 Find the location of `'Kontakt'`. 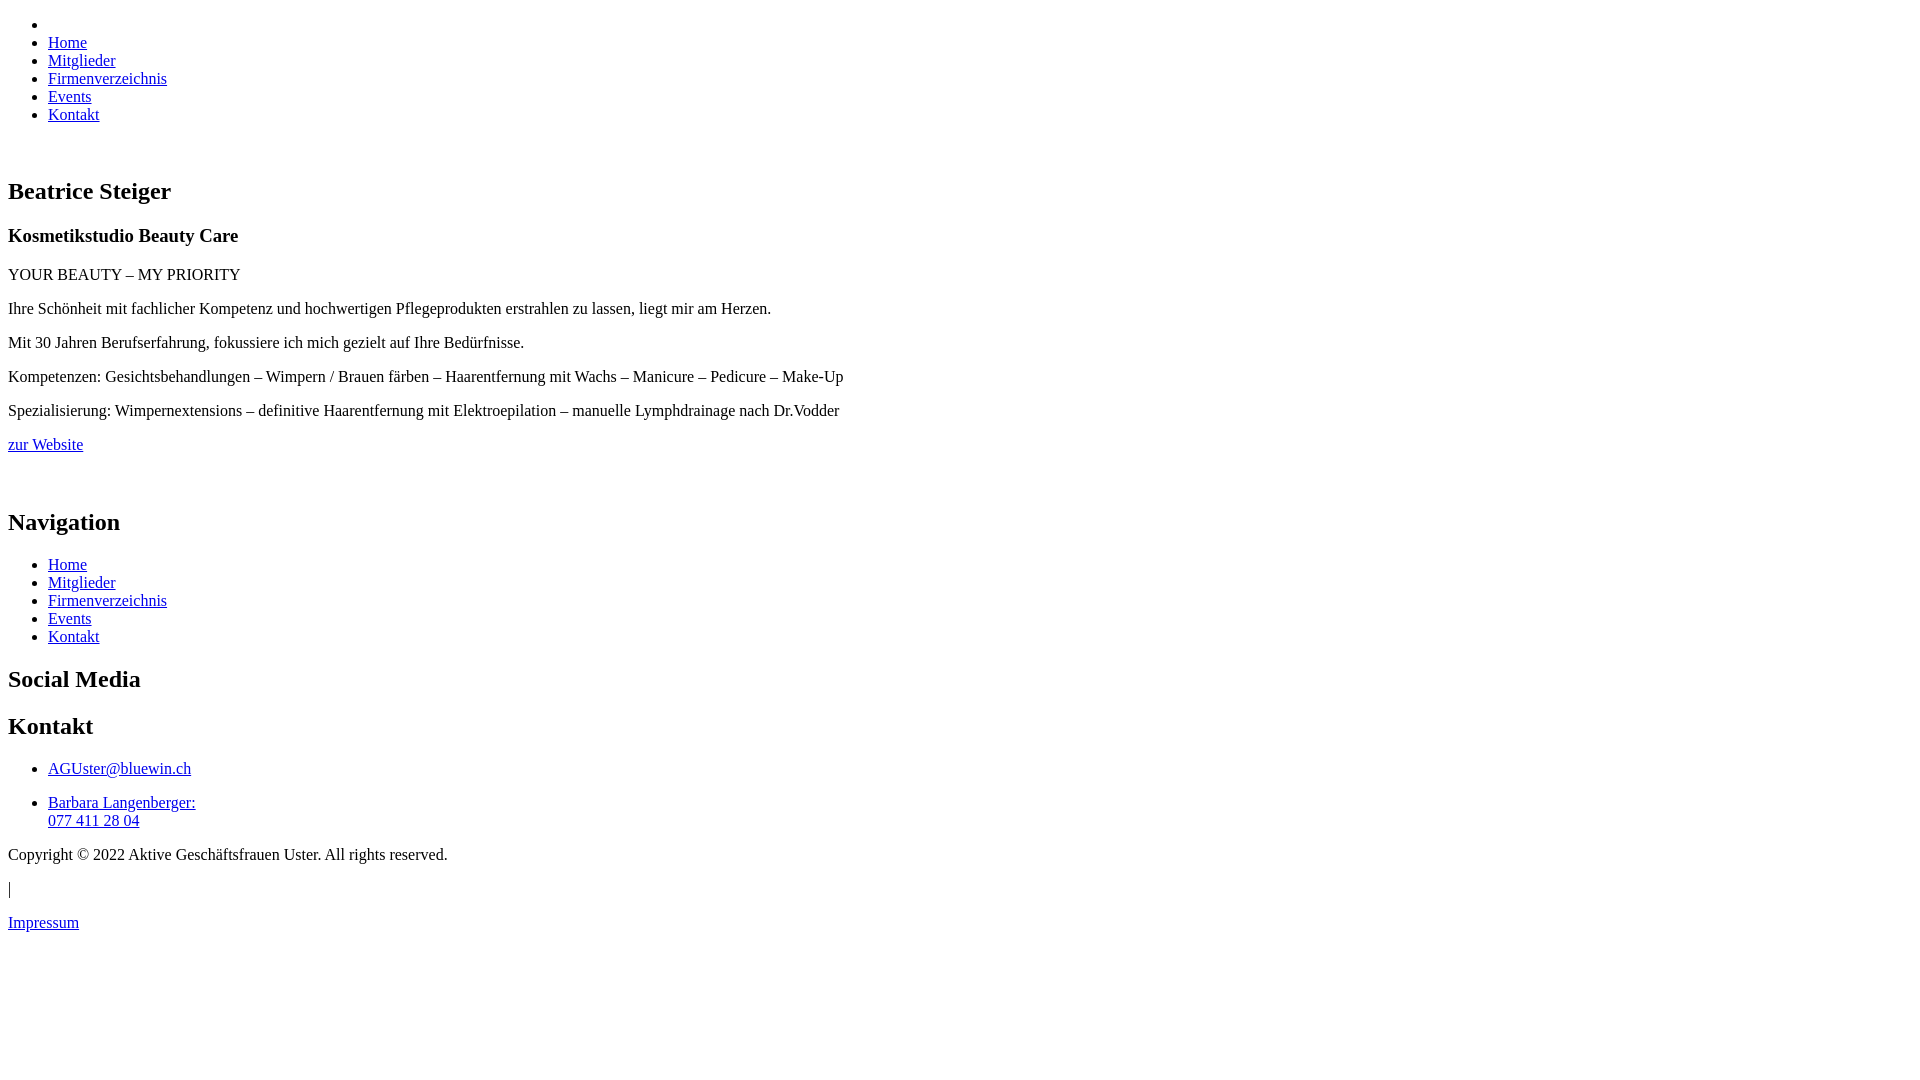

'Kontakt' is located at coordinates (73, 114).